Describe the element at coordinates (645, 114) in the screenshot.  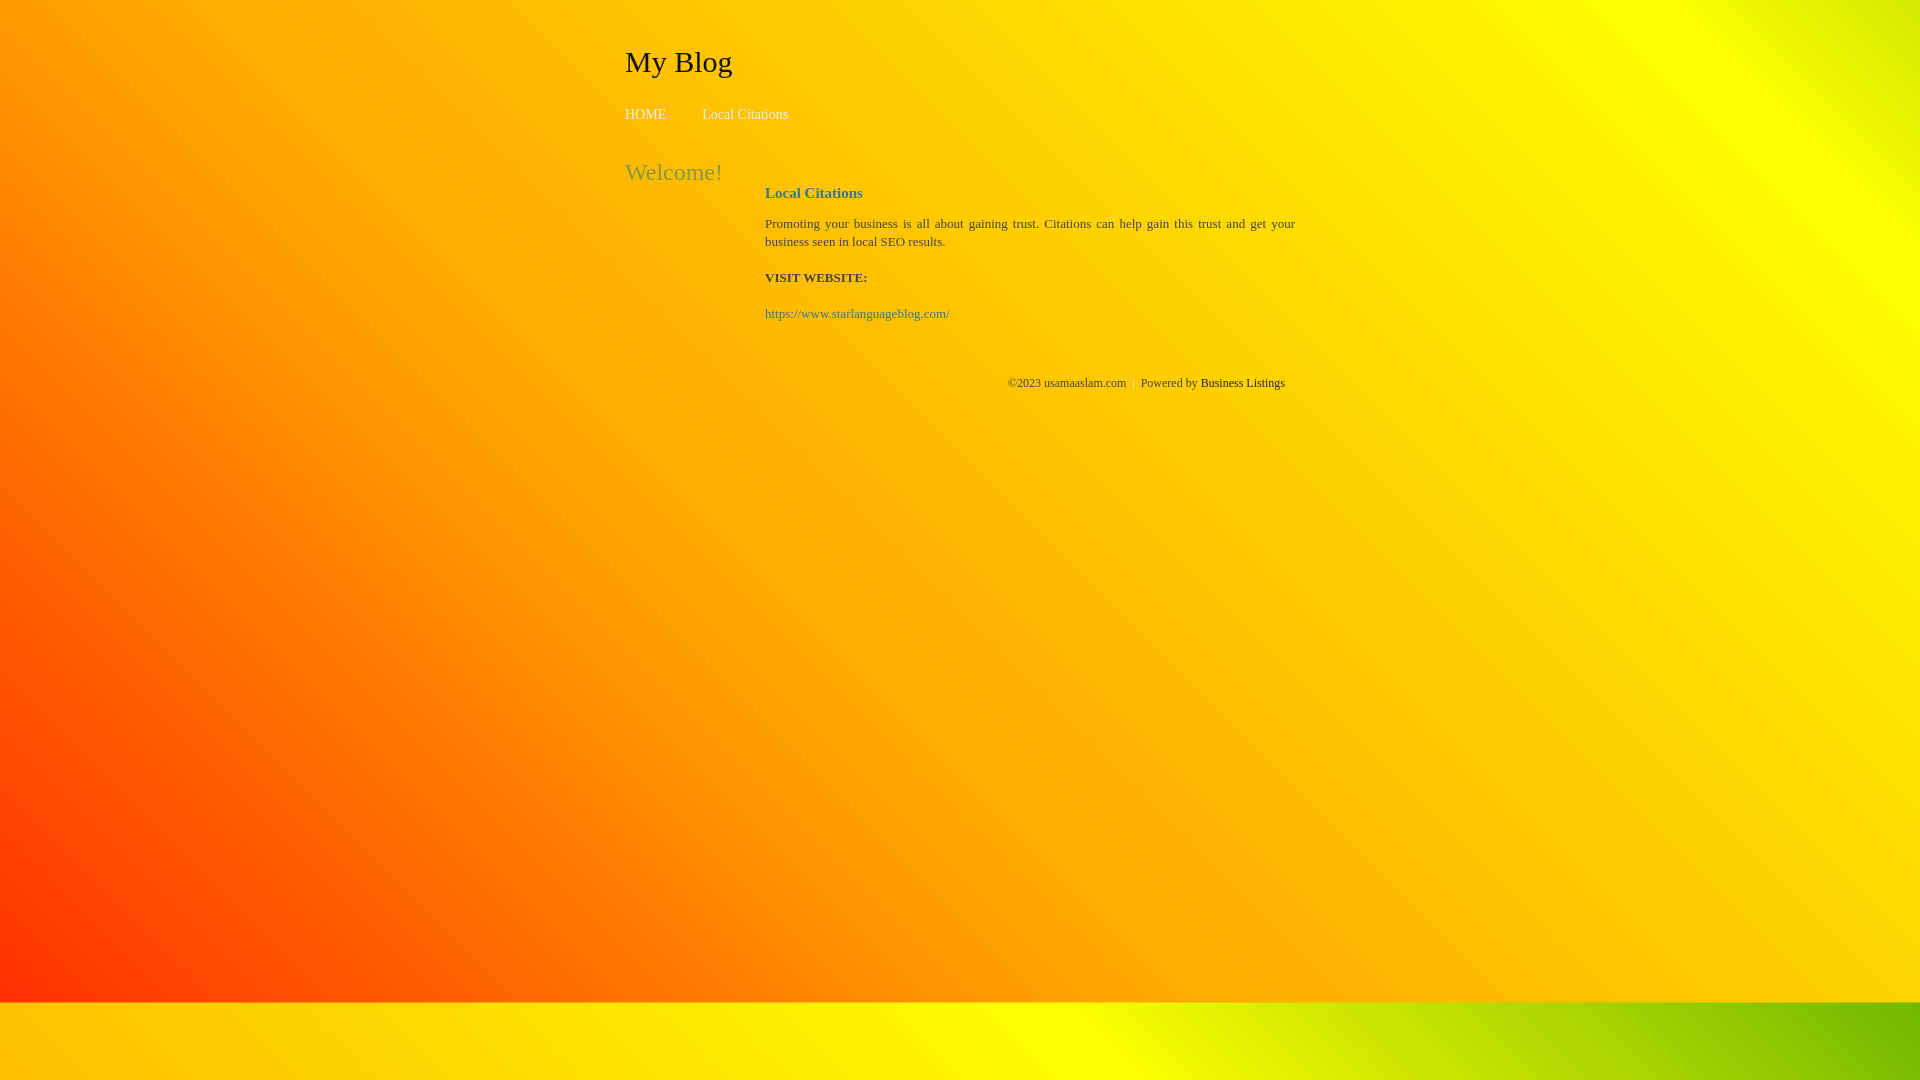
I see `'HOME'` at that location.